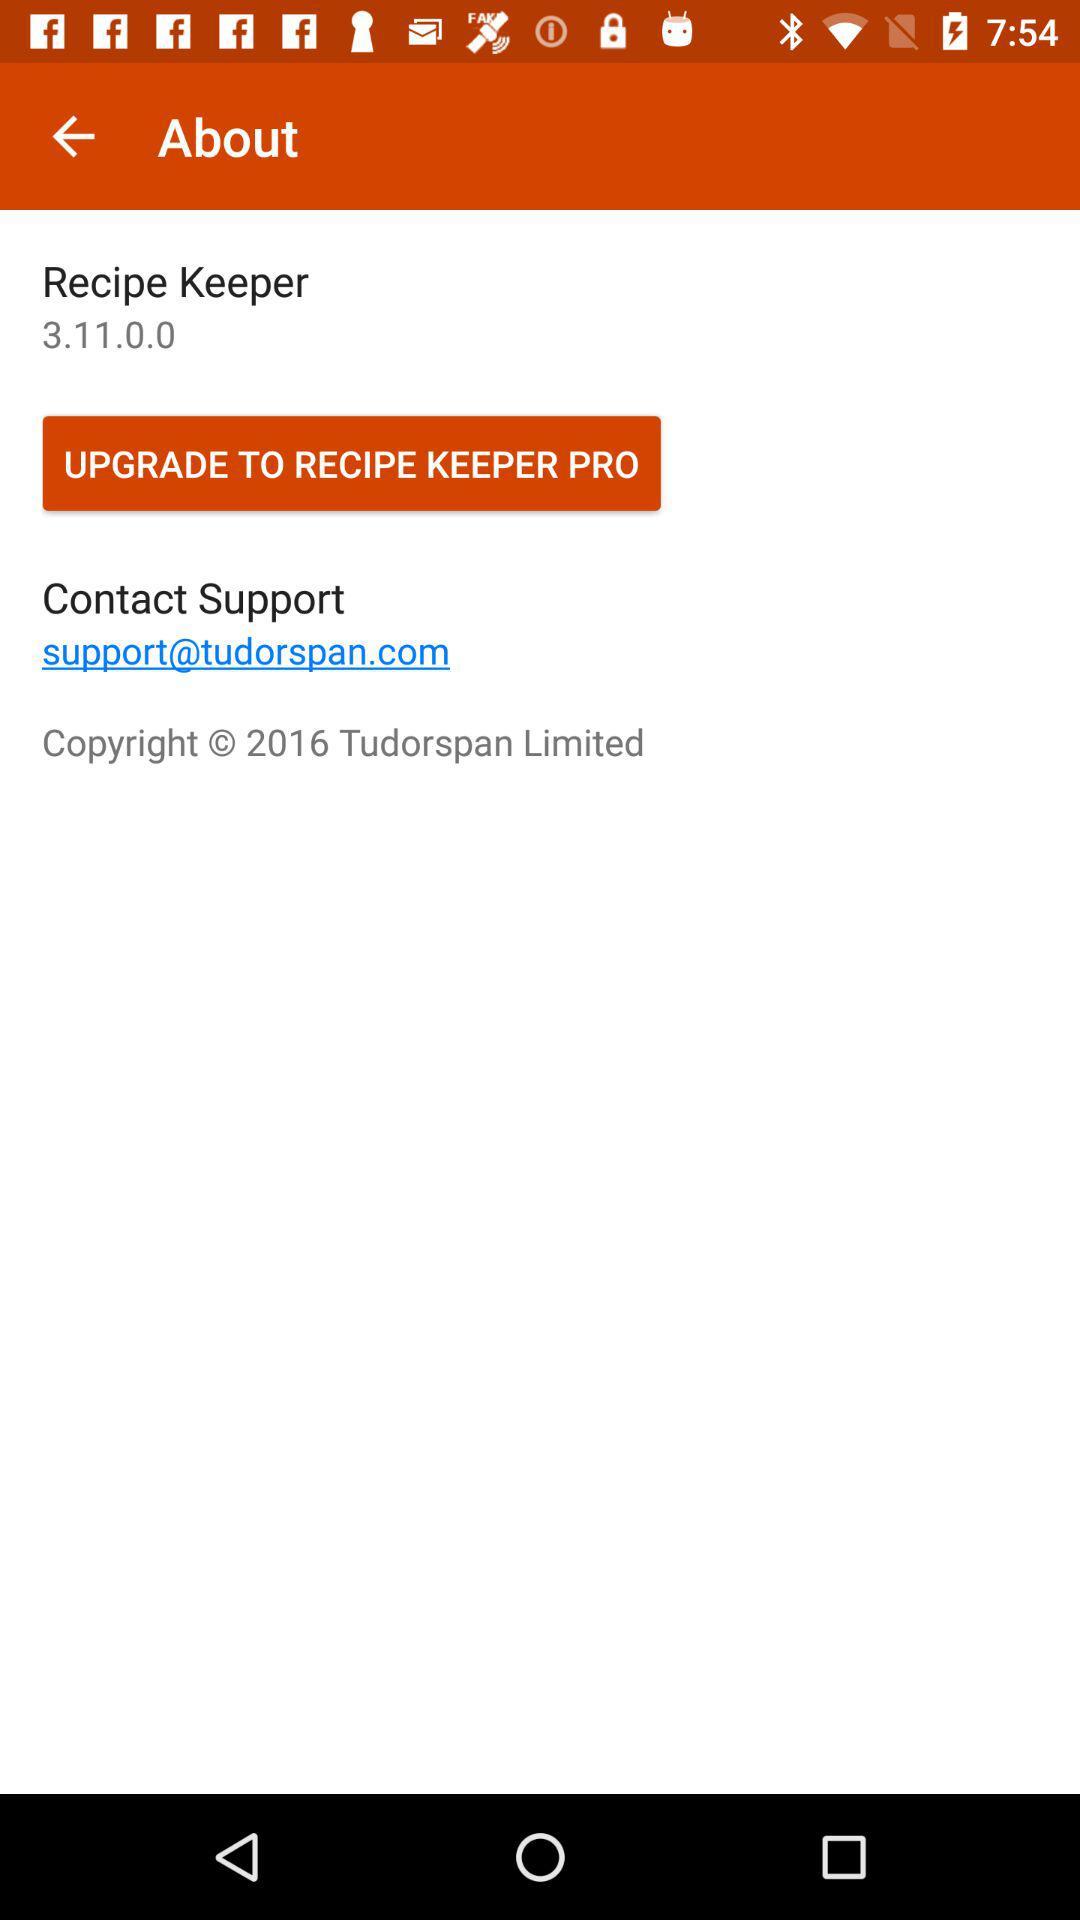 The image size is (1080, 1920). I want to click on icon above the contact support icon, so click(350, 462).